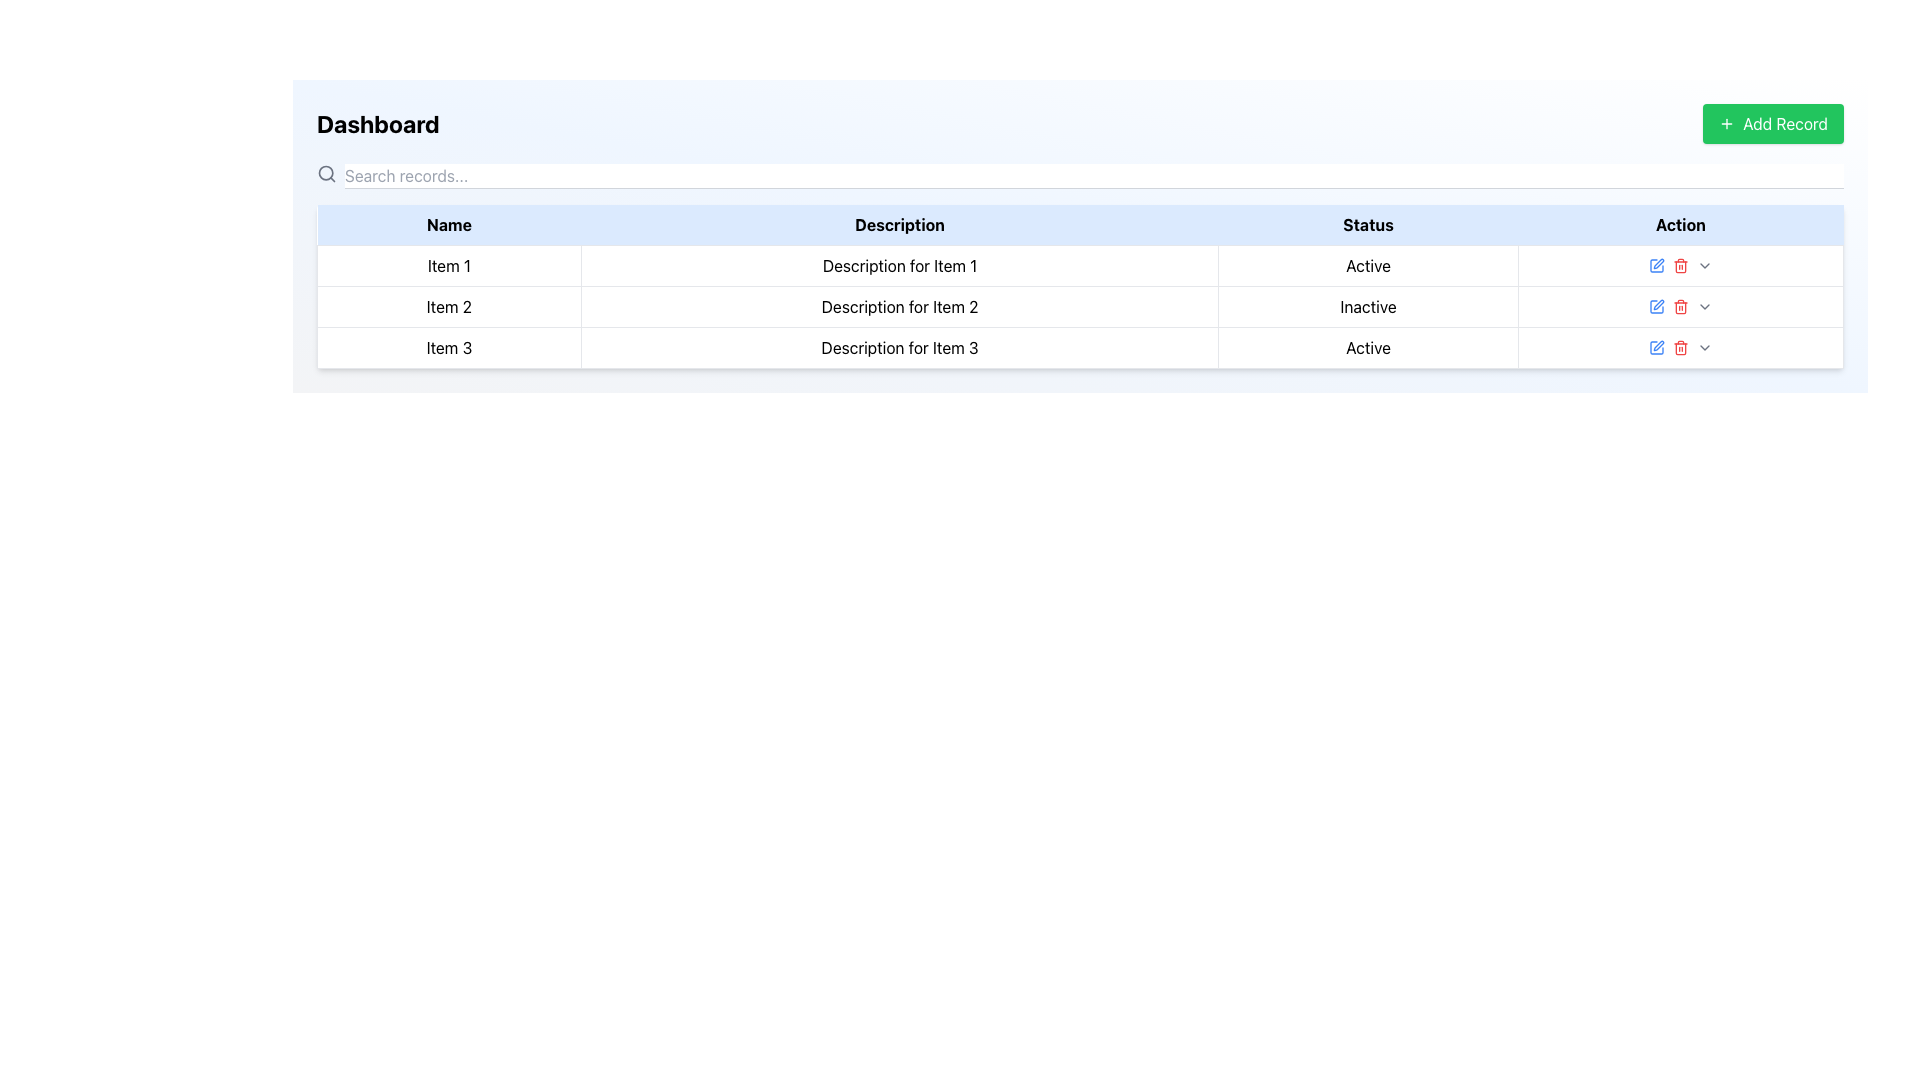 The image size is (1920, 1080). I want to click on the Table Header that represents the status of associated entries, located between the 'Description' and 'Action' headers in the horizontal table, so click(1367, 225).